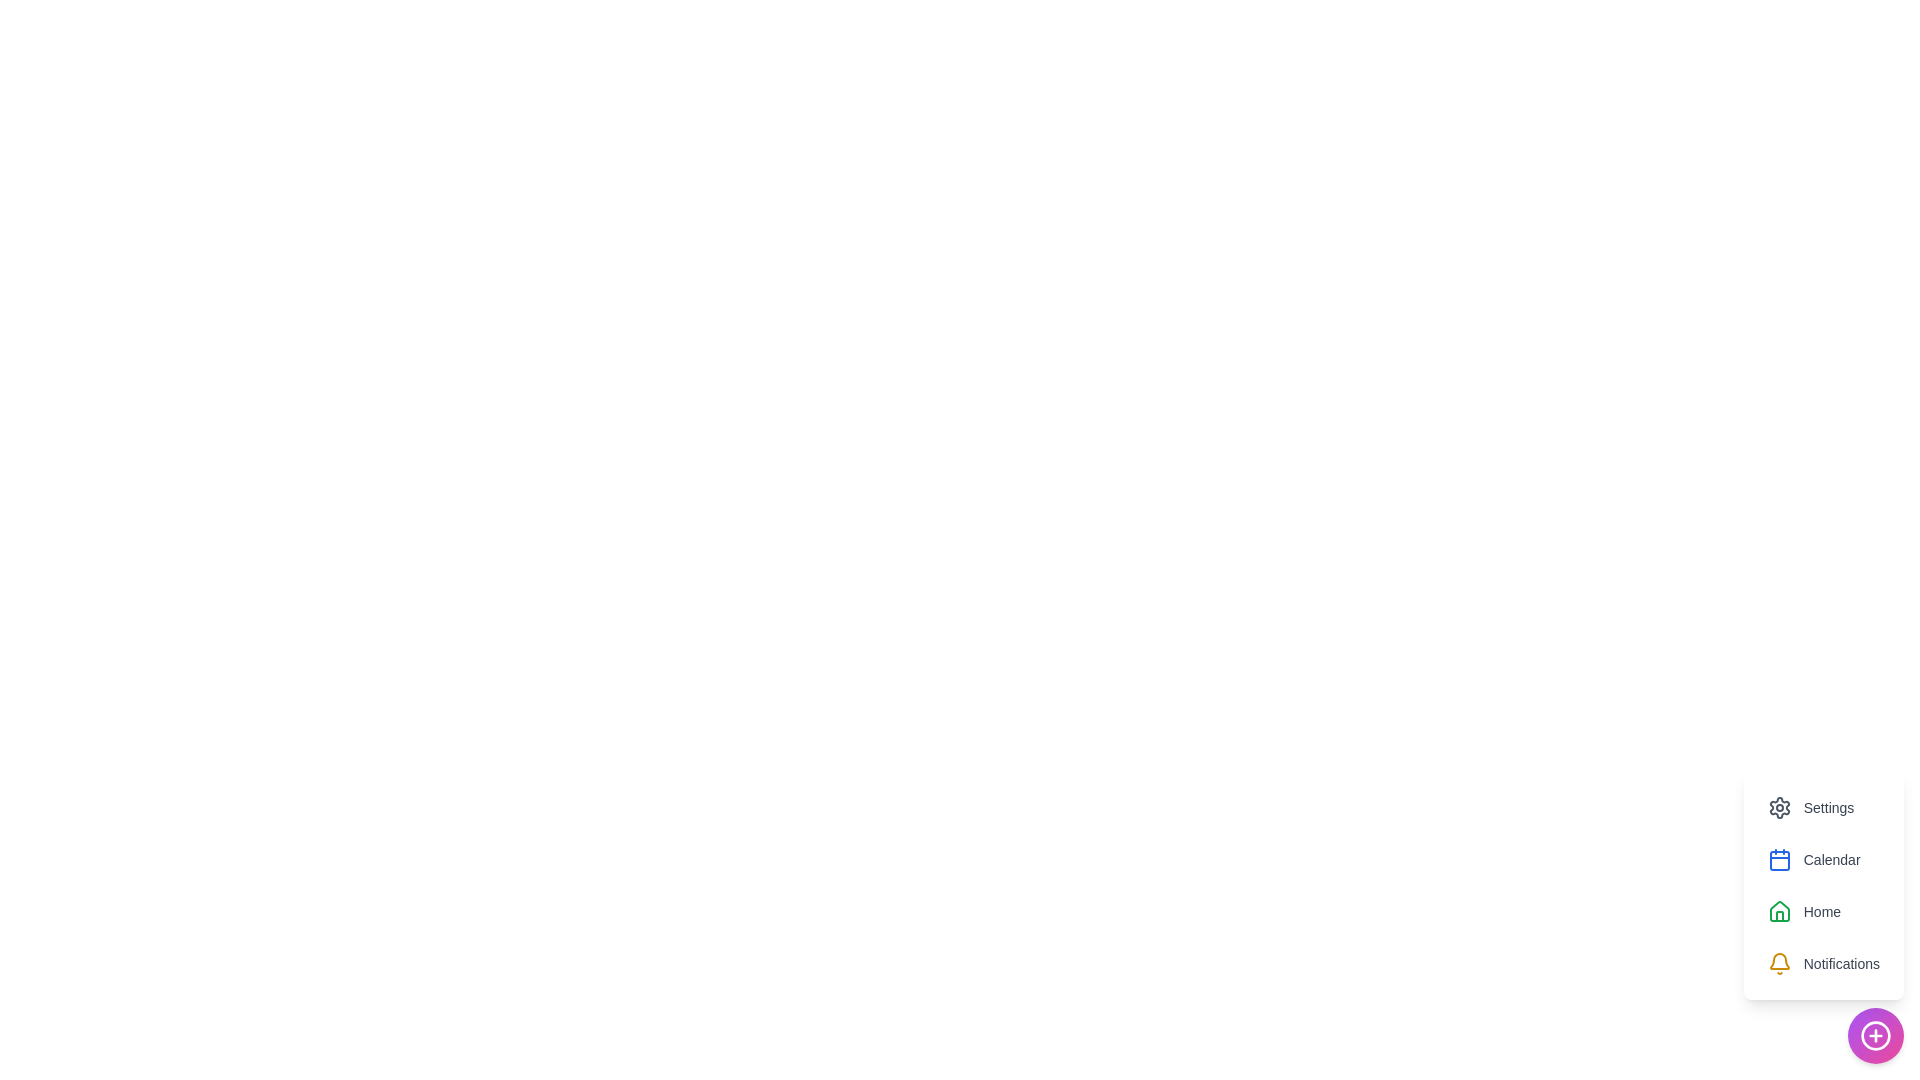 Image resolution: width=1920 pixels, height=1080 pixels. I want to click on the Settings option from the menu, so click(1810, 806).